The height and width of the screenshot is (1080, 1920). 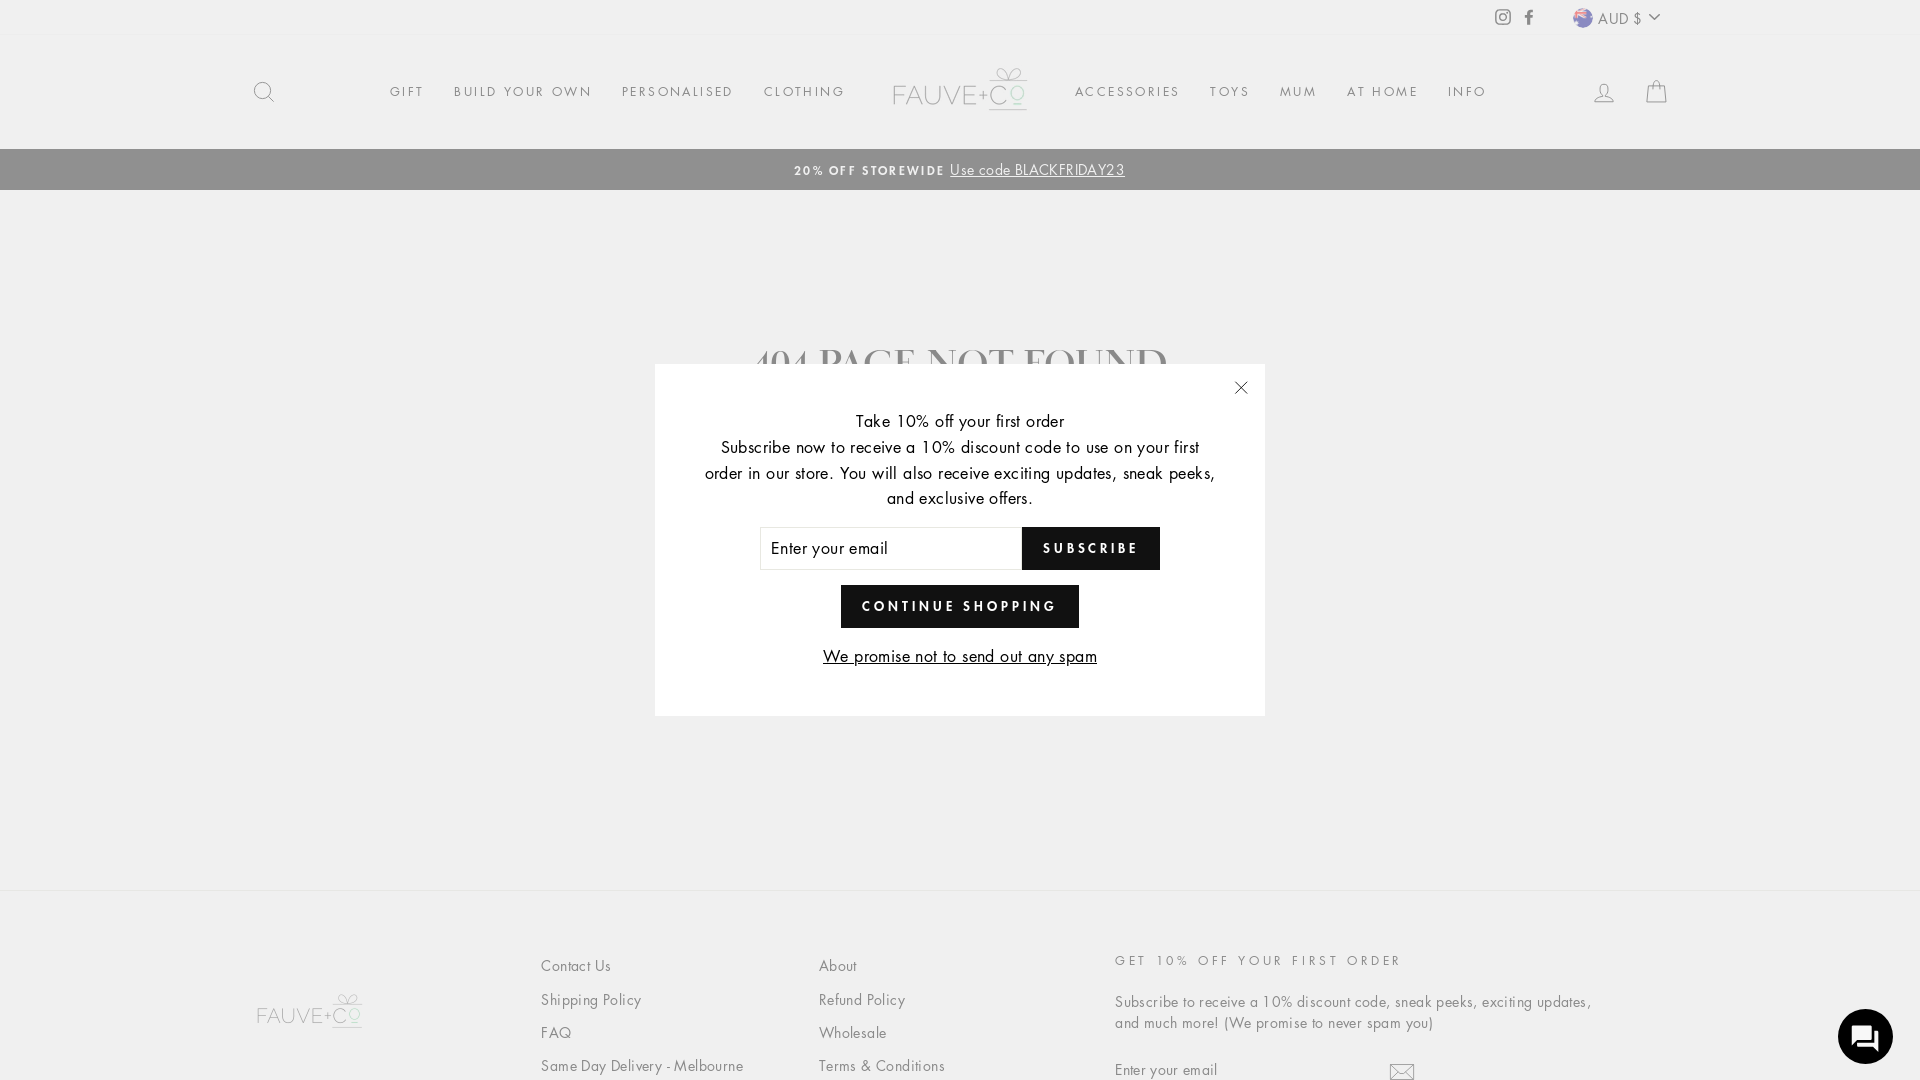 What do you see at coordinates (406, 92) in the screenshot?
I see `'GIFT'` at bounding box center [406, 92].